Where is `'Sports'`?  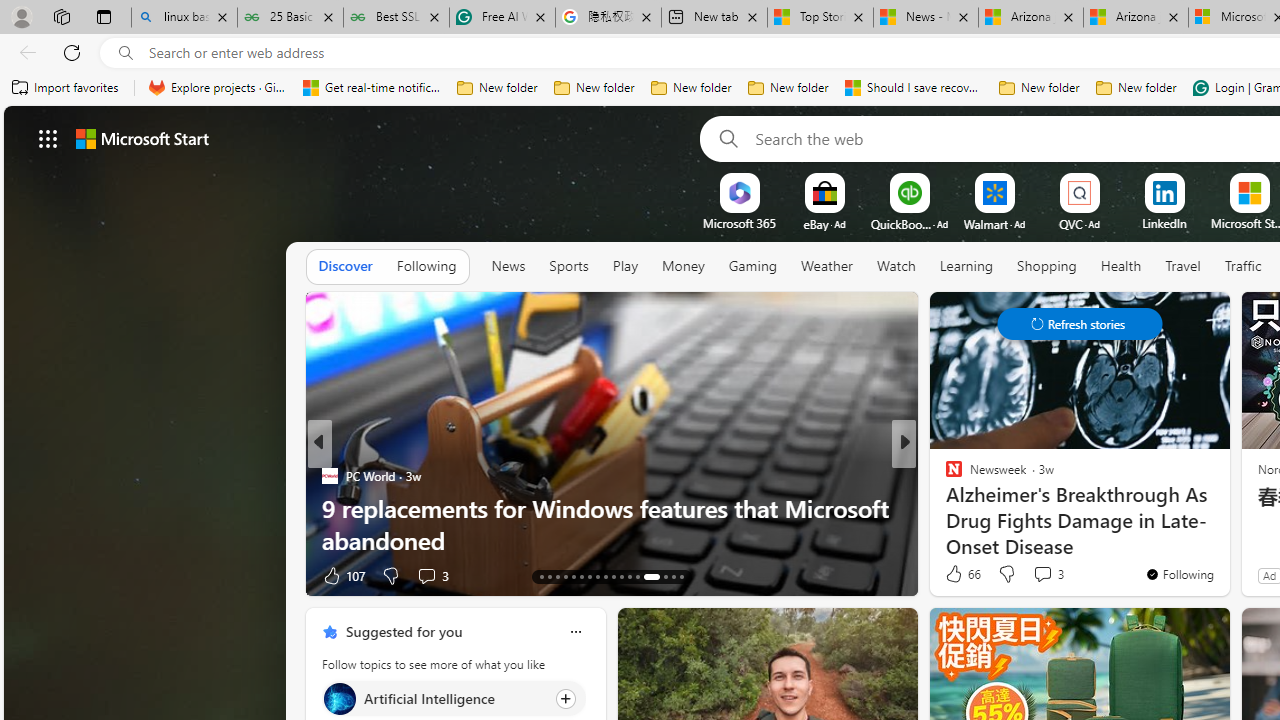
'Sports' is located at coordinates (567, 265).